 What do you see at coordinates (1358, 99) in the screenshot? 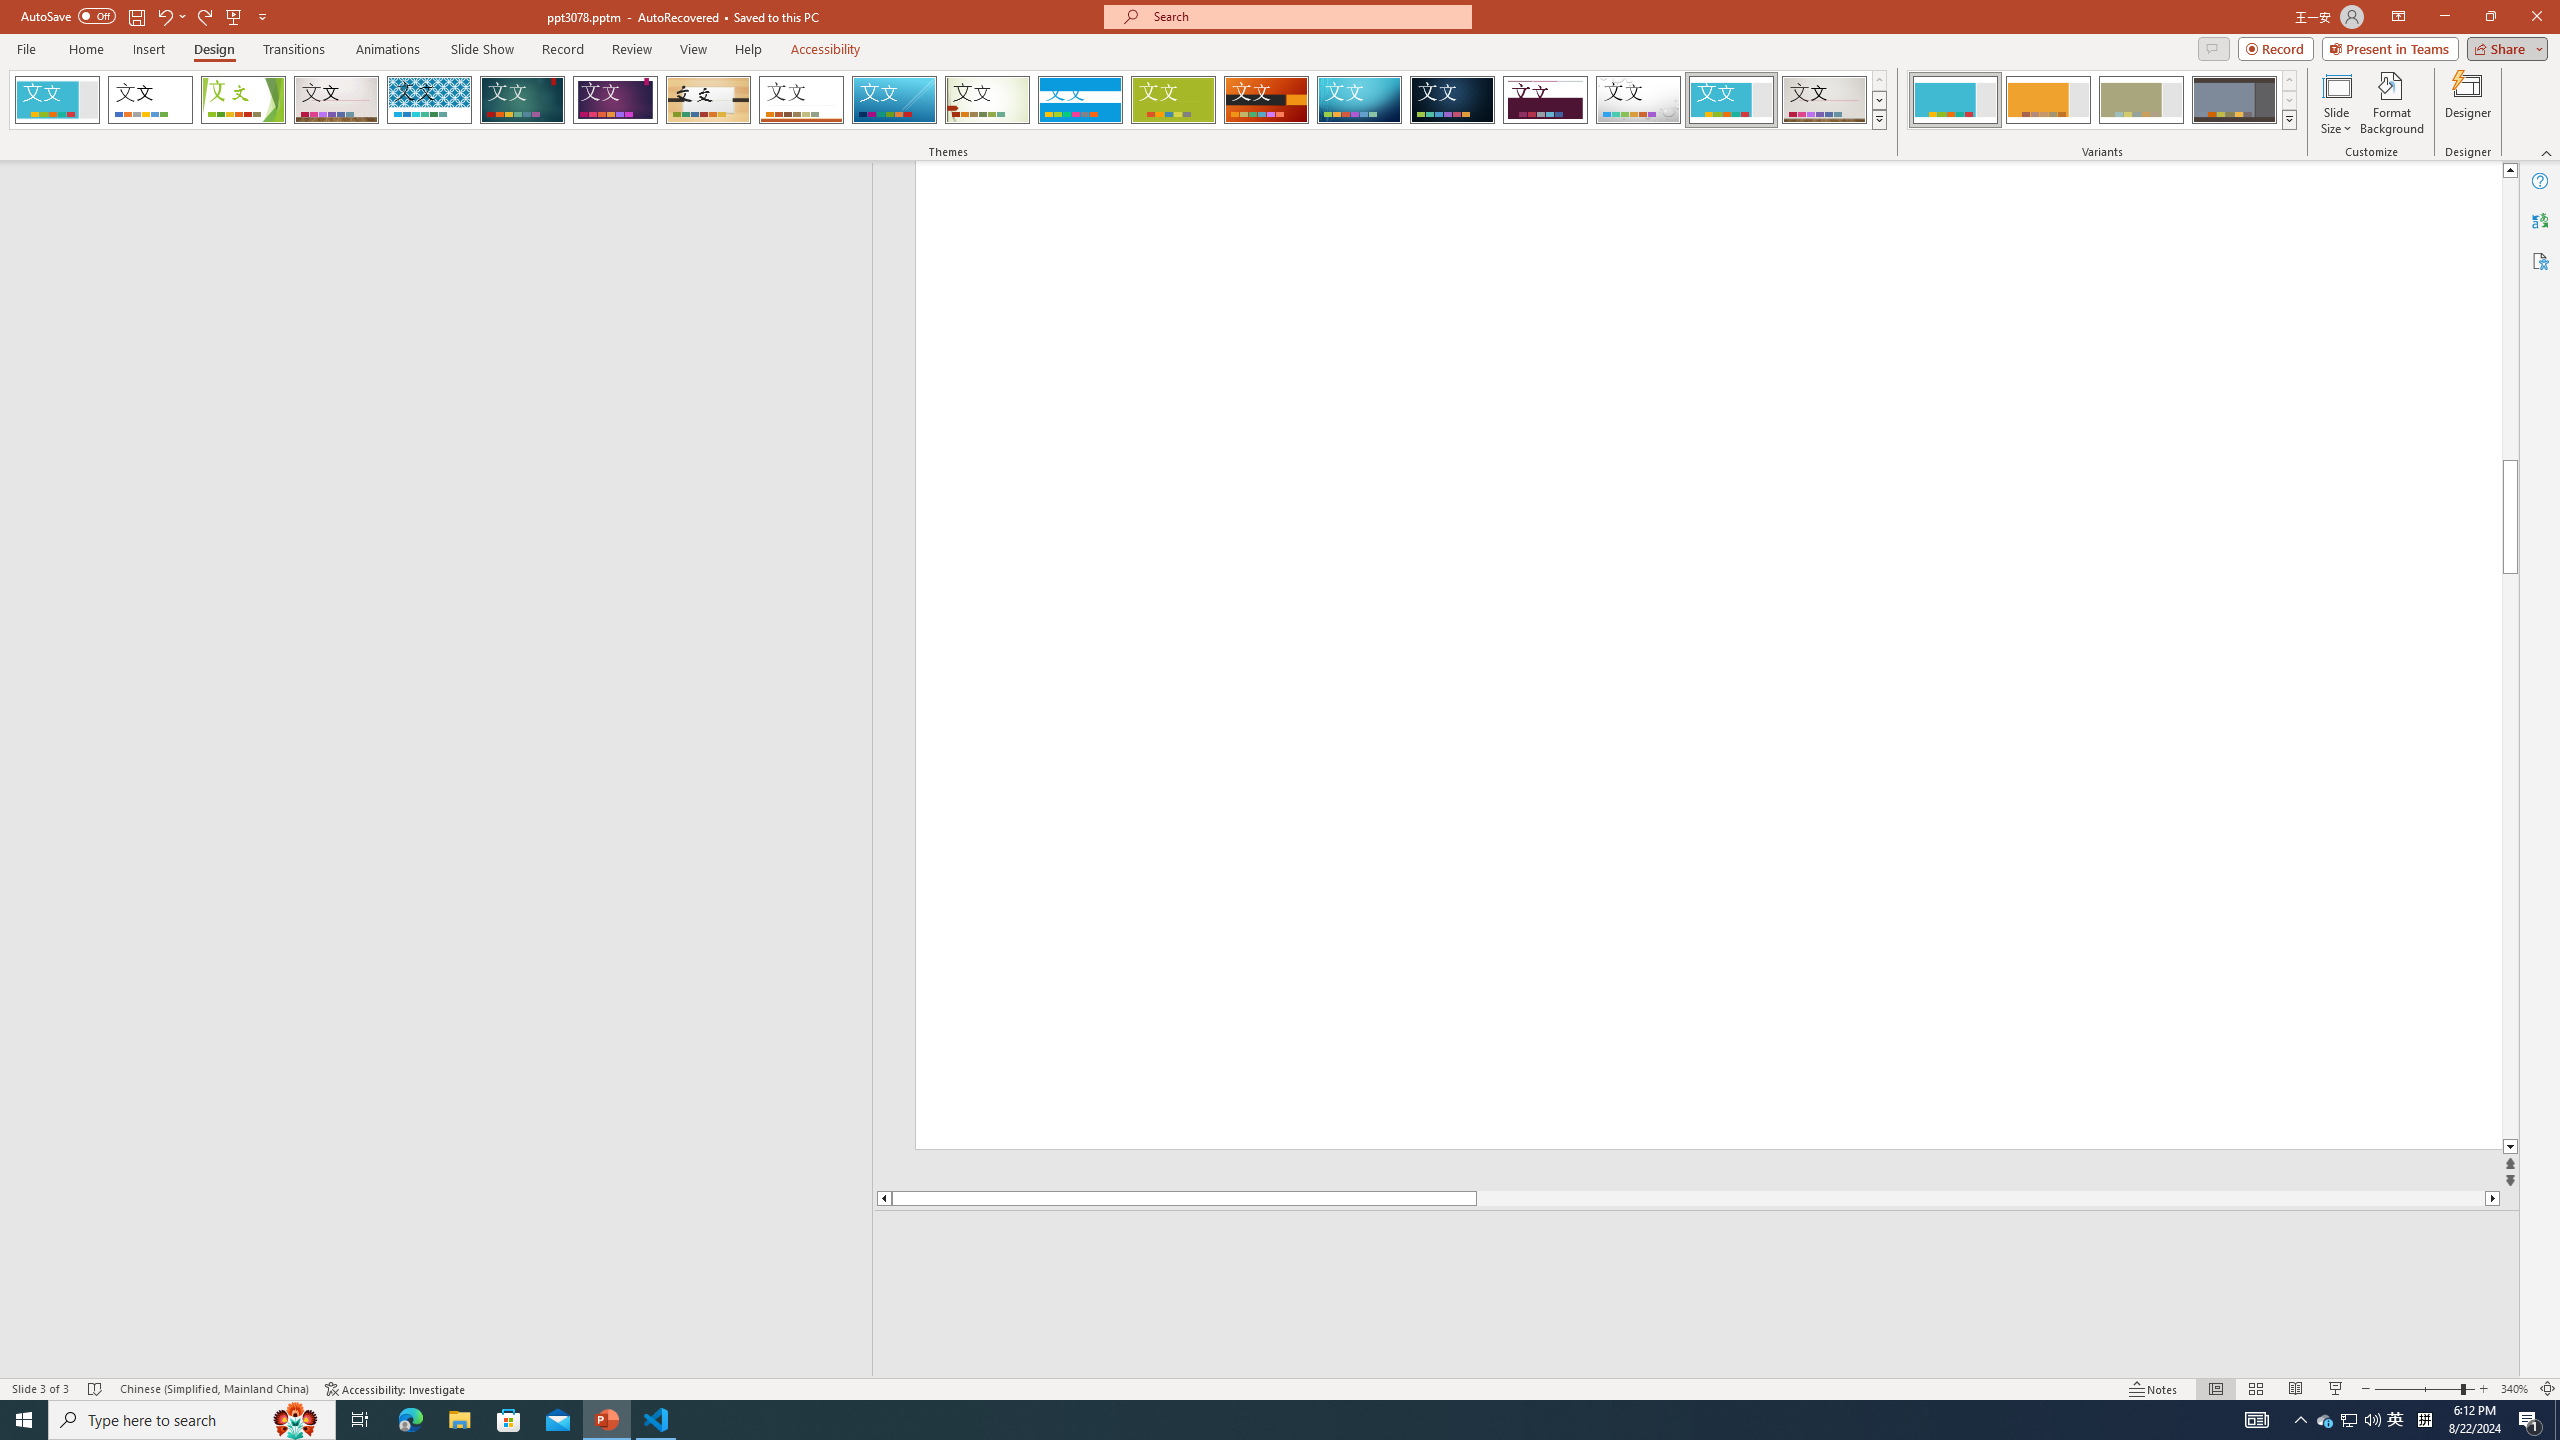
I see `'Circuit'` at bounding box center [1358, 99].